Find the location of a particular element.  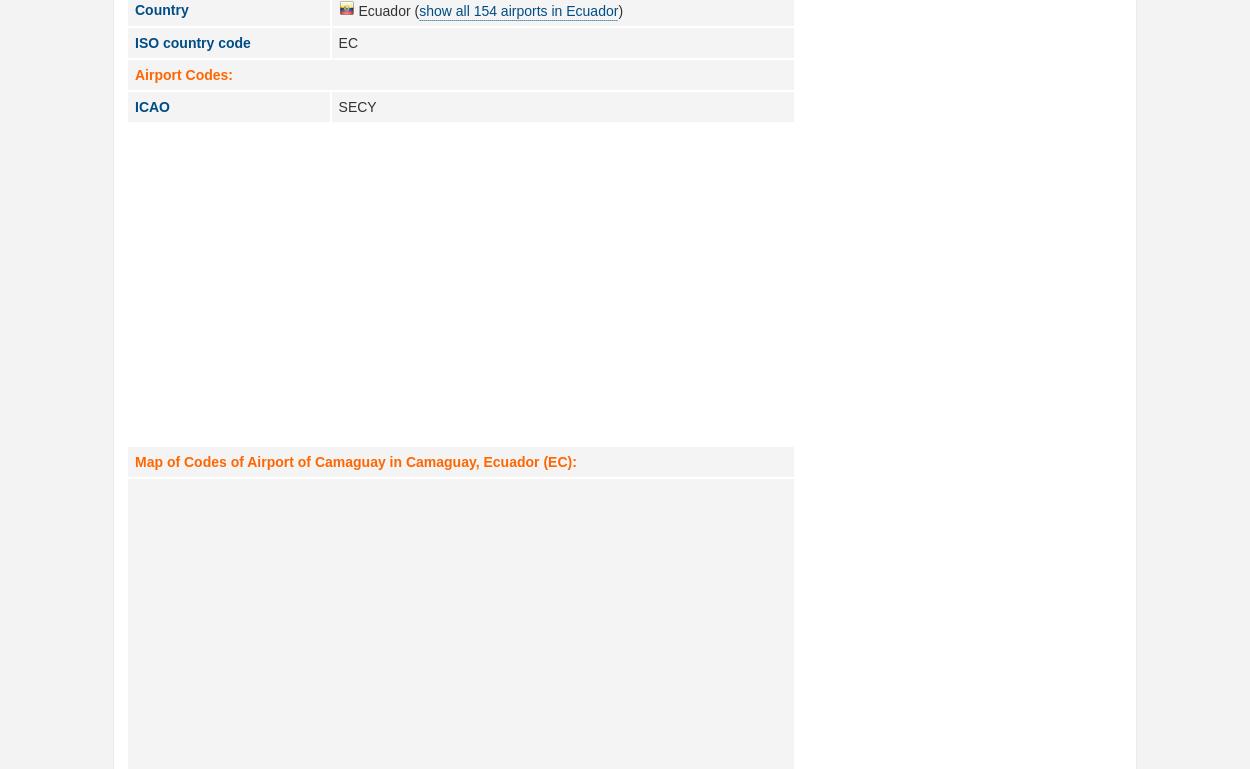

'ISO country code' is located at coordinates (191, 42).